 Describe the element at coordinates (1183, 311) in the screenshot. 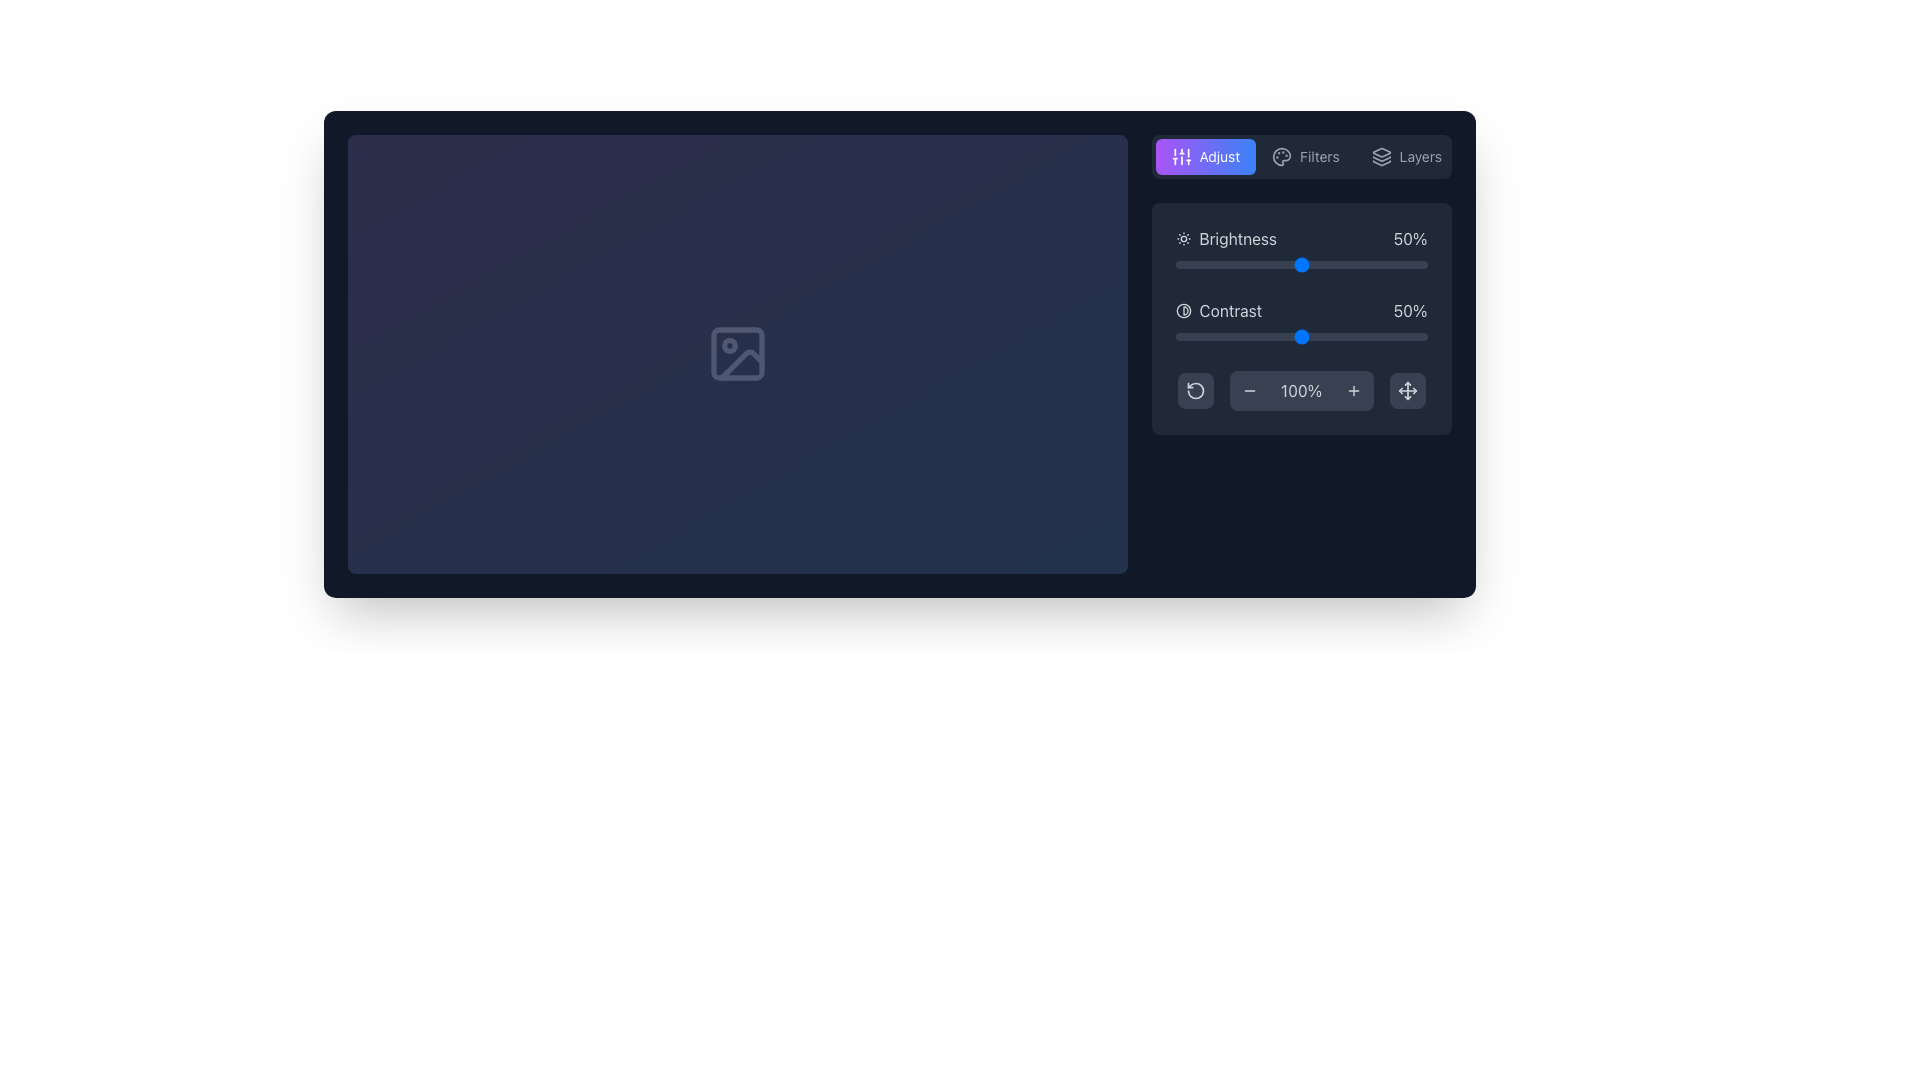

I see `the state of the contrast adjustment icon located on the right panel of the interface, just to the left of the text 'Contrast'` at that location.